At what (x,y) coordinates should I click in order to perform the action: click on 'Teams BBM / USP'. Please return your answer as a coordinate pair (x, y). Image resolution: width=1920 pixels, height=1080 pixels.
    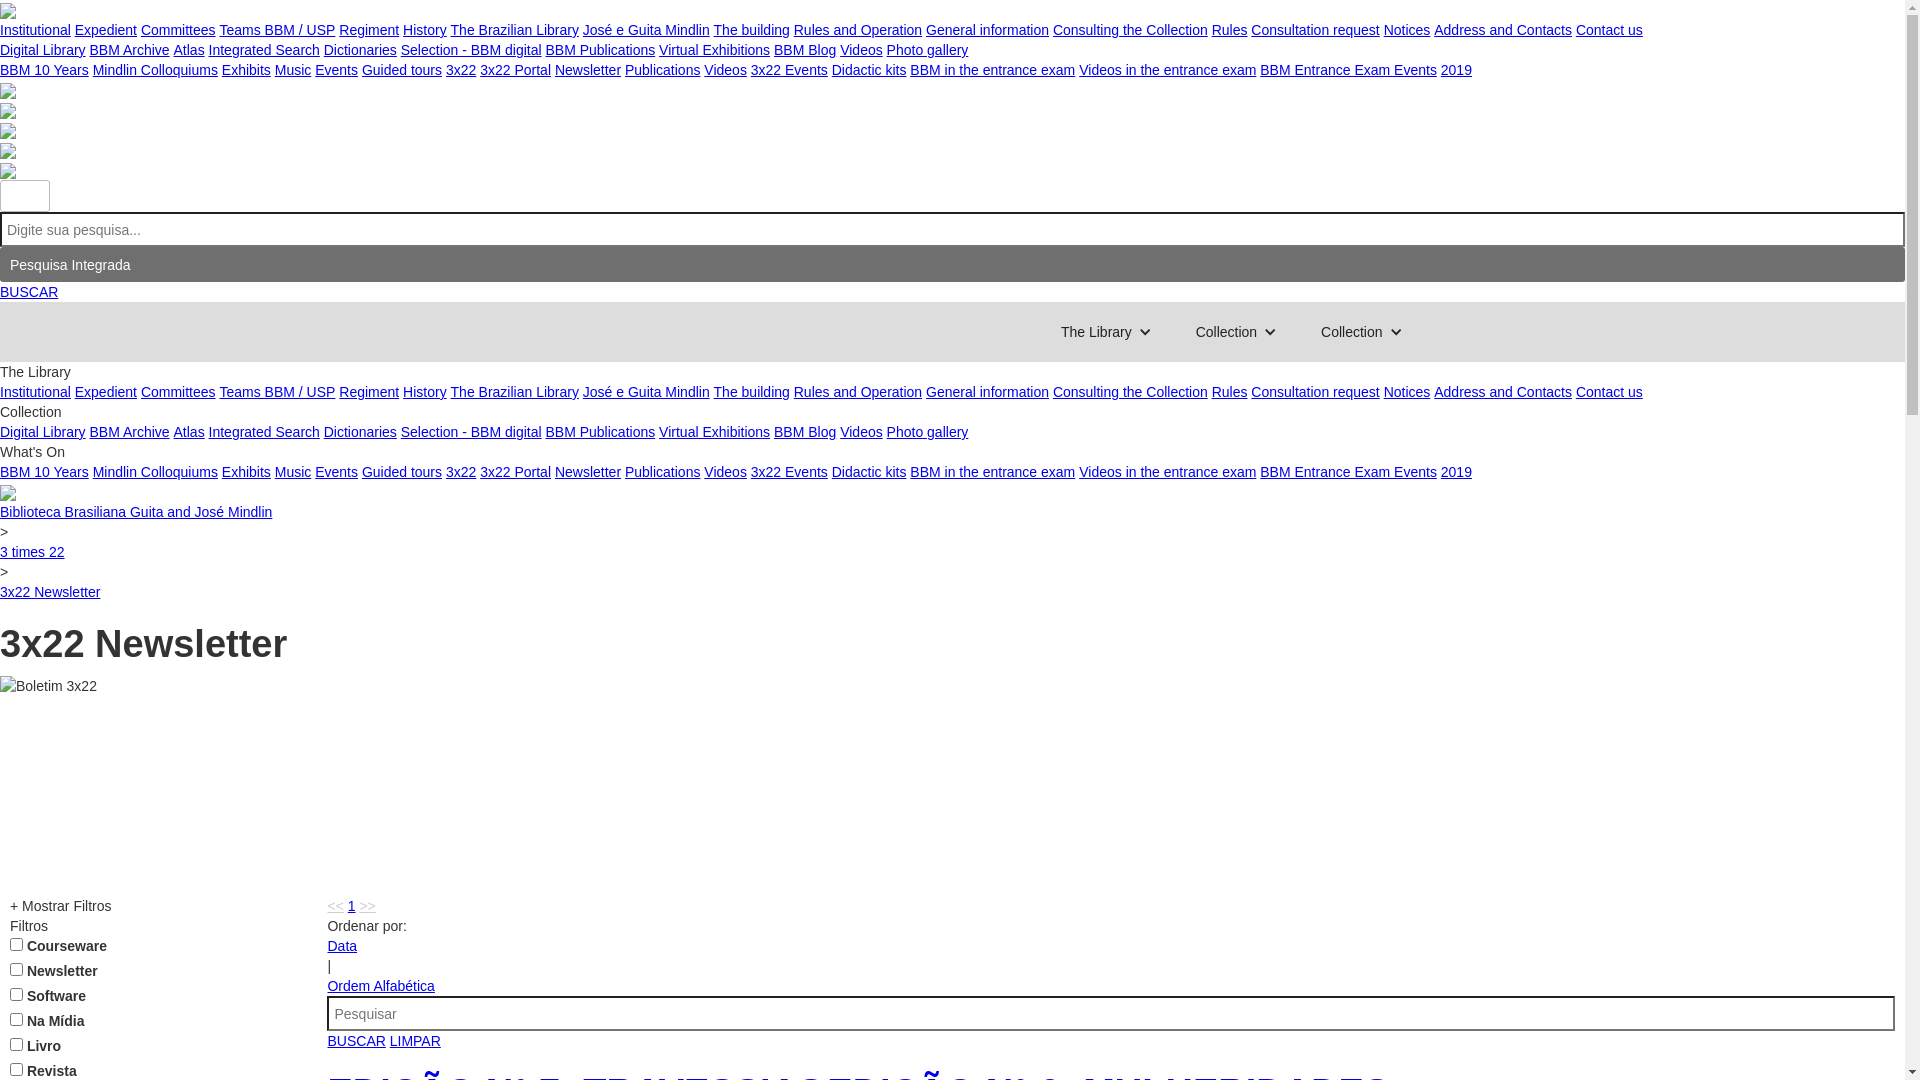
    Looking at the image, I should click on (276, 30).